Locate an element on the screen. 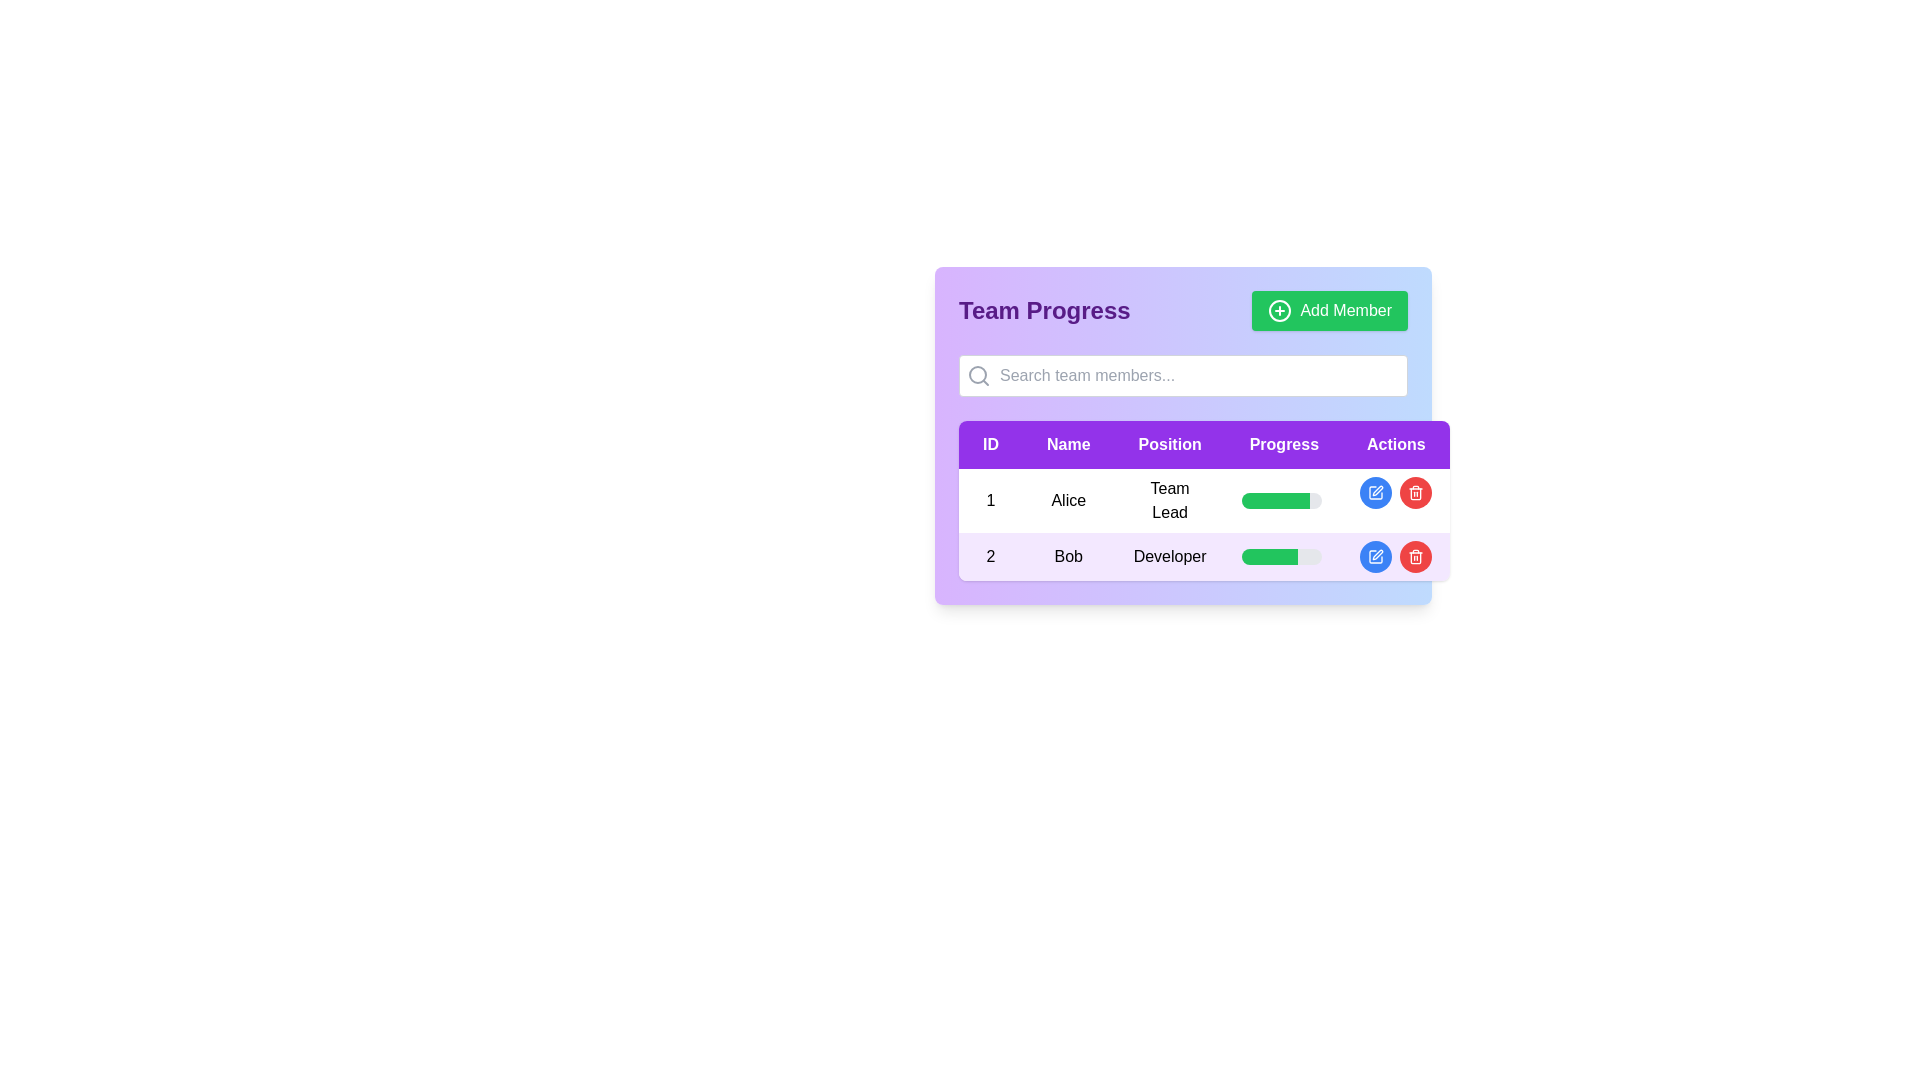 This screenshot has height=1080, width=1920. the horizontal progress bar in the 'Progress' column for 'Bob, Developer' in the second row of the table, which is styled with a light gray backdrop and a green filled portion is located at coordinates (1284, 556).